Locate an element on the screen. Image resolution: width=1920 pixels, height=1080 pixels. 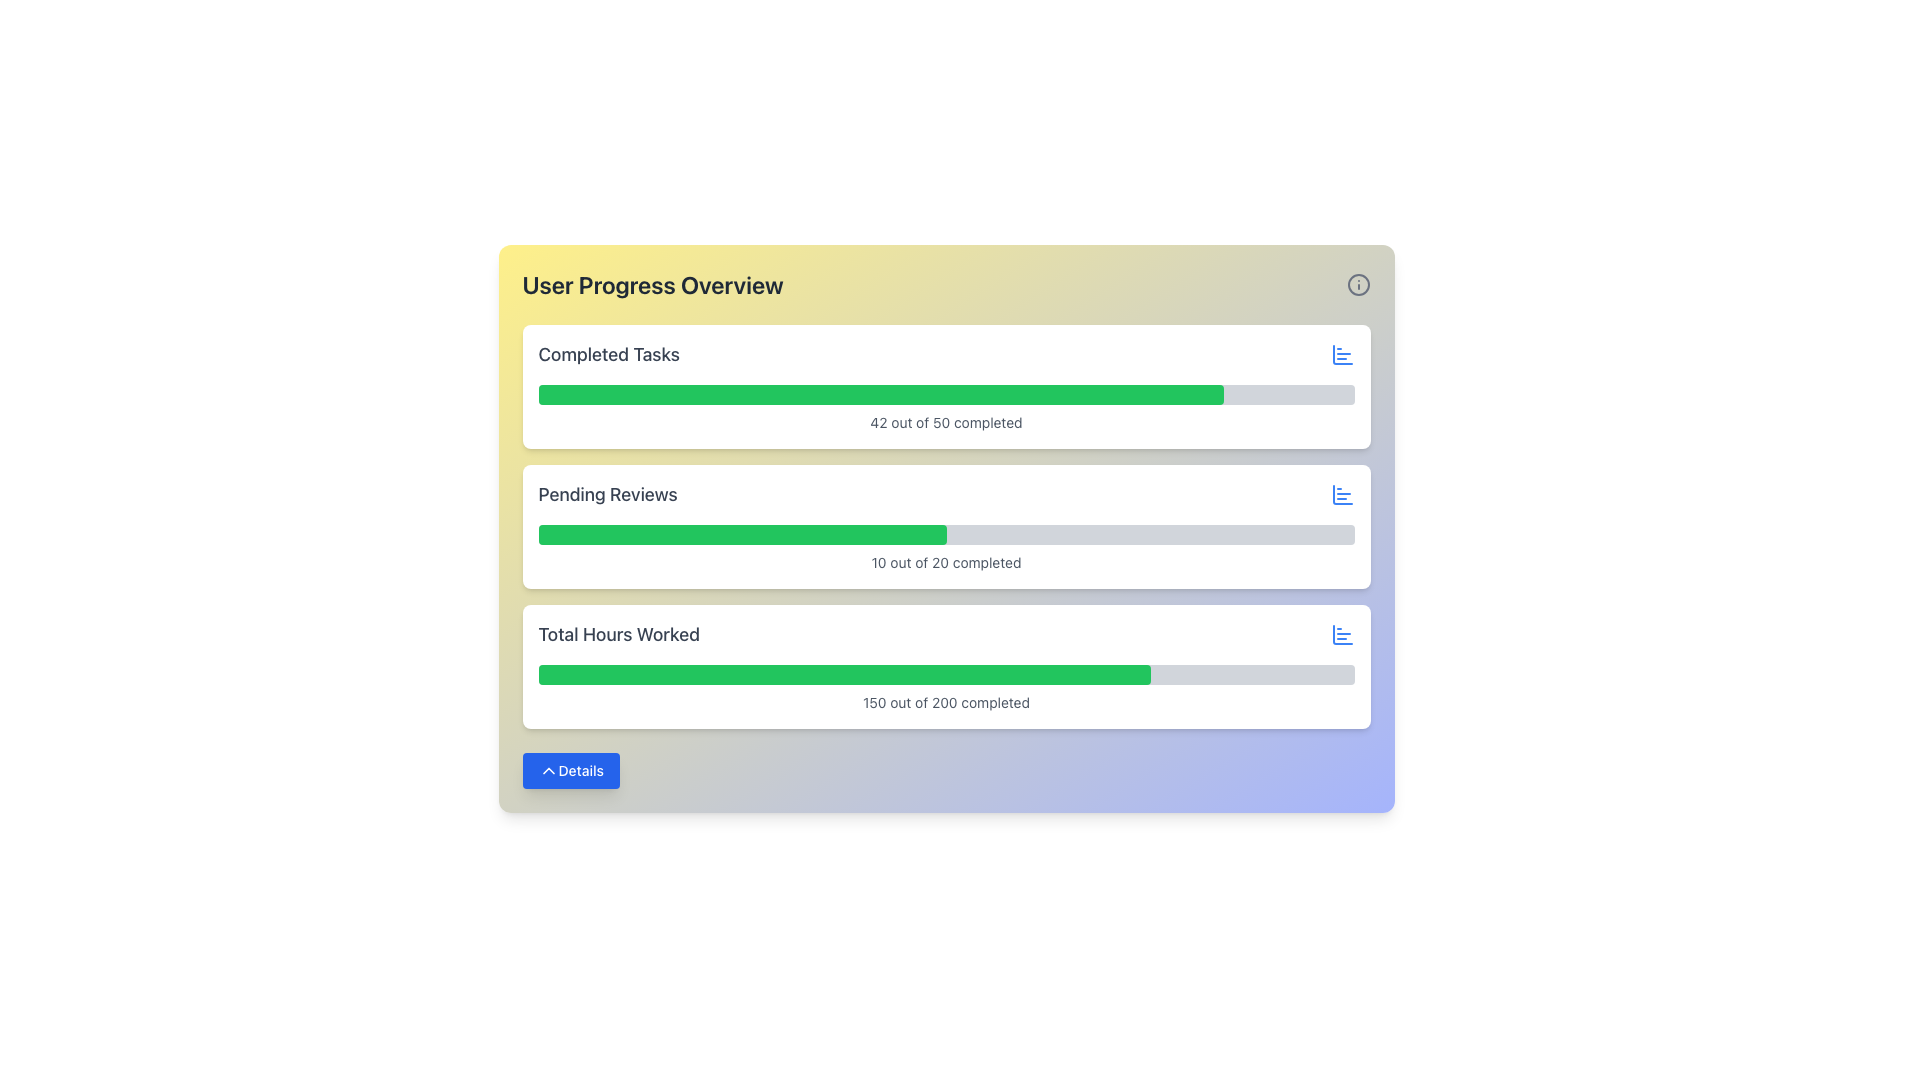
the blue bar chart icon button located to the right of the 'Total Hours Worked' label is located at coordinates (1342, 635).